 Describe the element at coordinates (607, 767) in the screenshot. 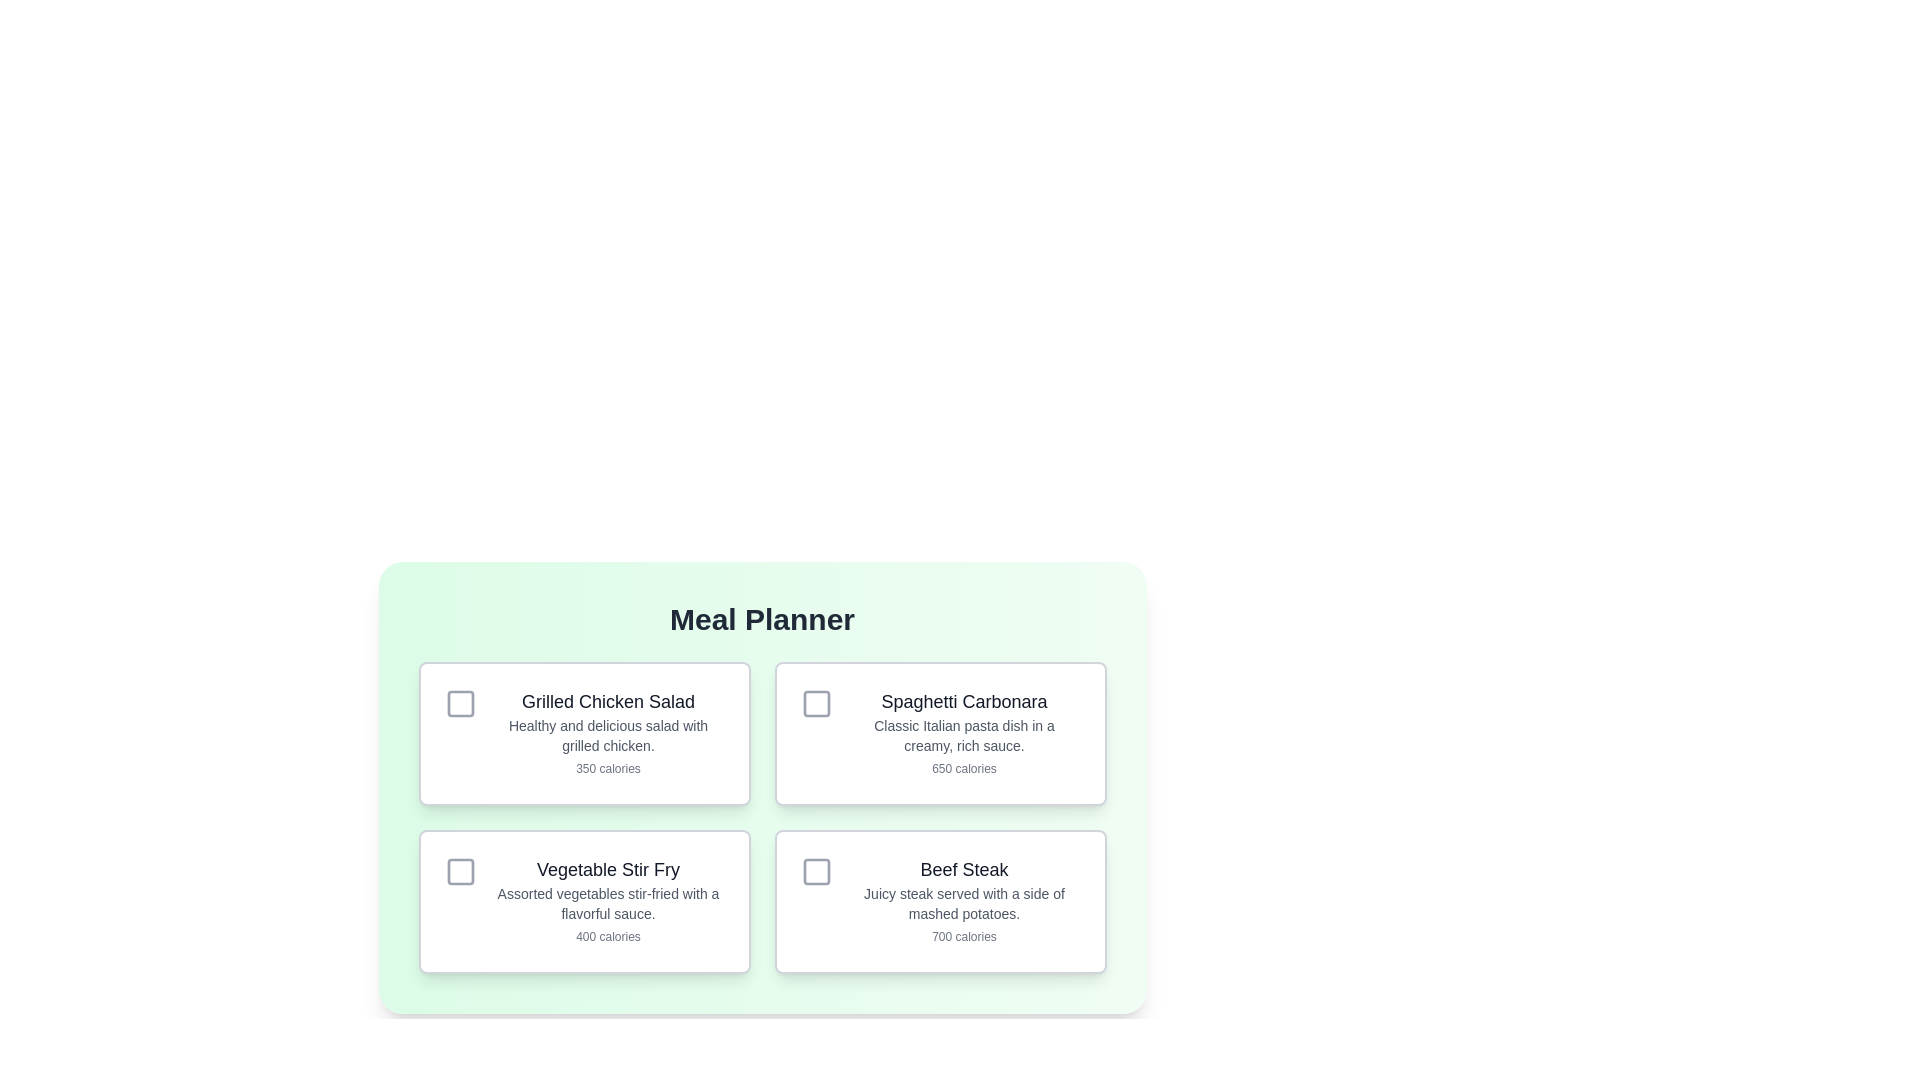

I see `the text label displaying the calorie count of the 'Grilled Chicken Salad', which is located beneath the item description within its card` at that location.